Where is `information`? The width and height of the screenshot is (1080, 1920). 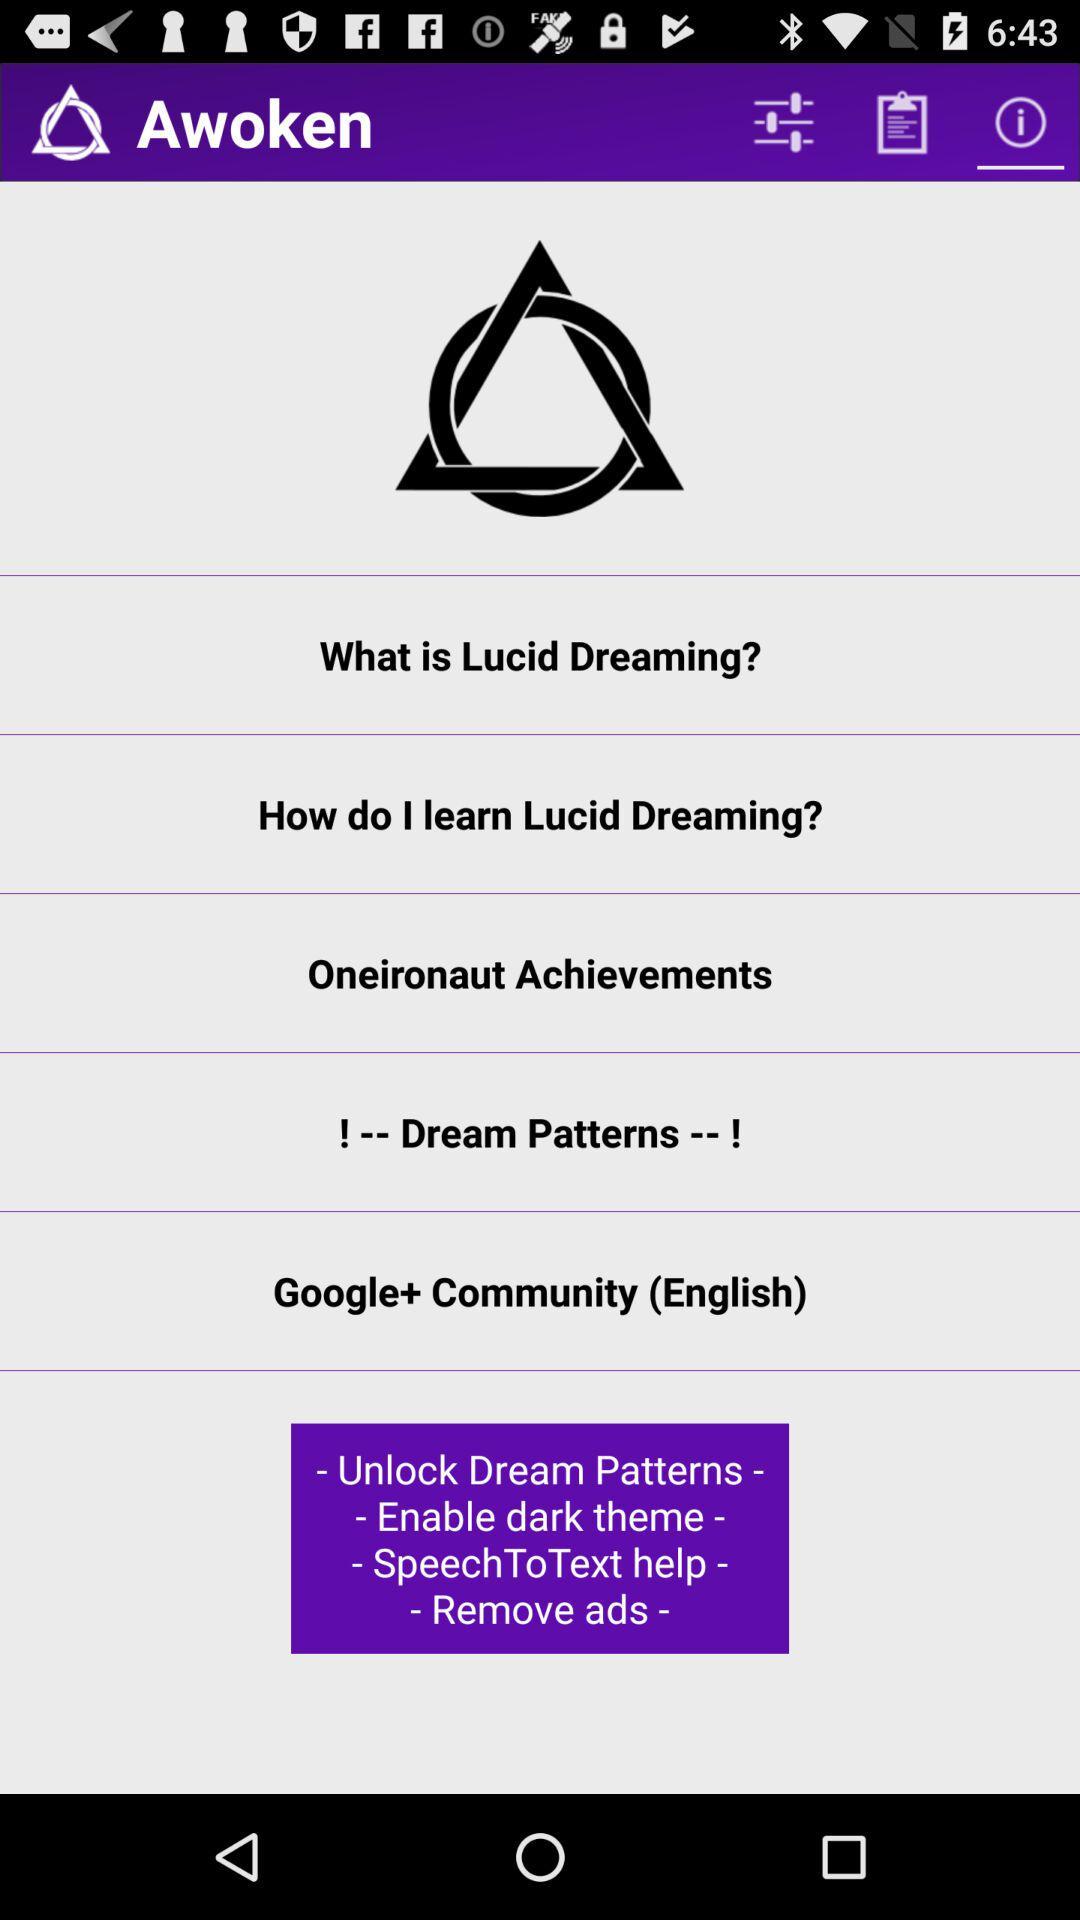
information is located at coordinates (1020, 121).